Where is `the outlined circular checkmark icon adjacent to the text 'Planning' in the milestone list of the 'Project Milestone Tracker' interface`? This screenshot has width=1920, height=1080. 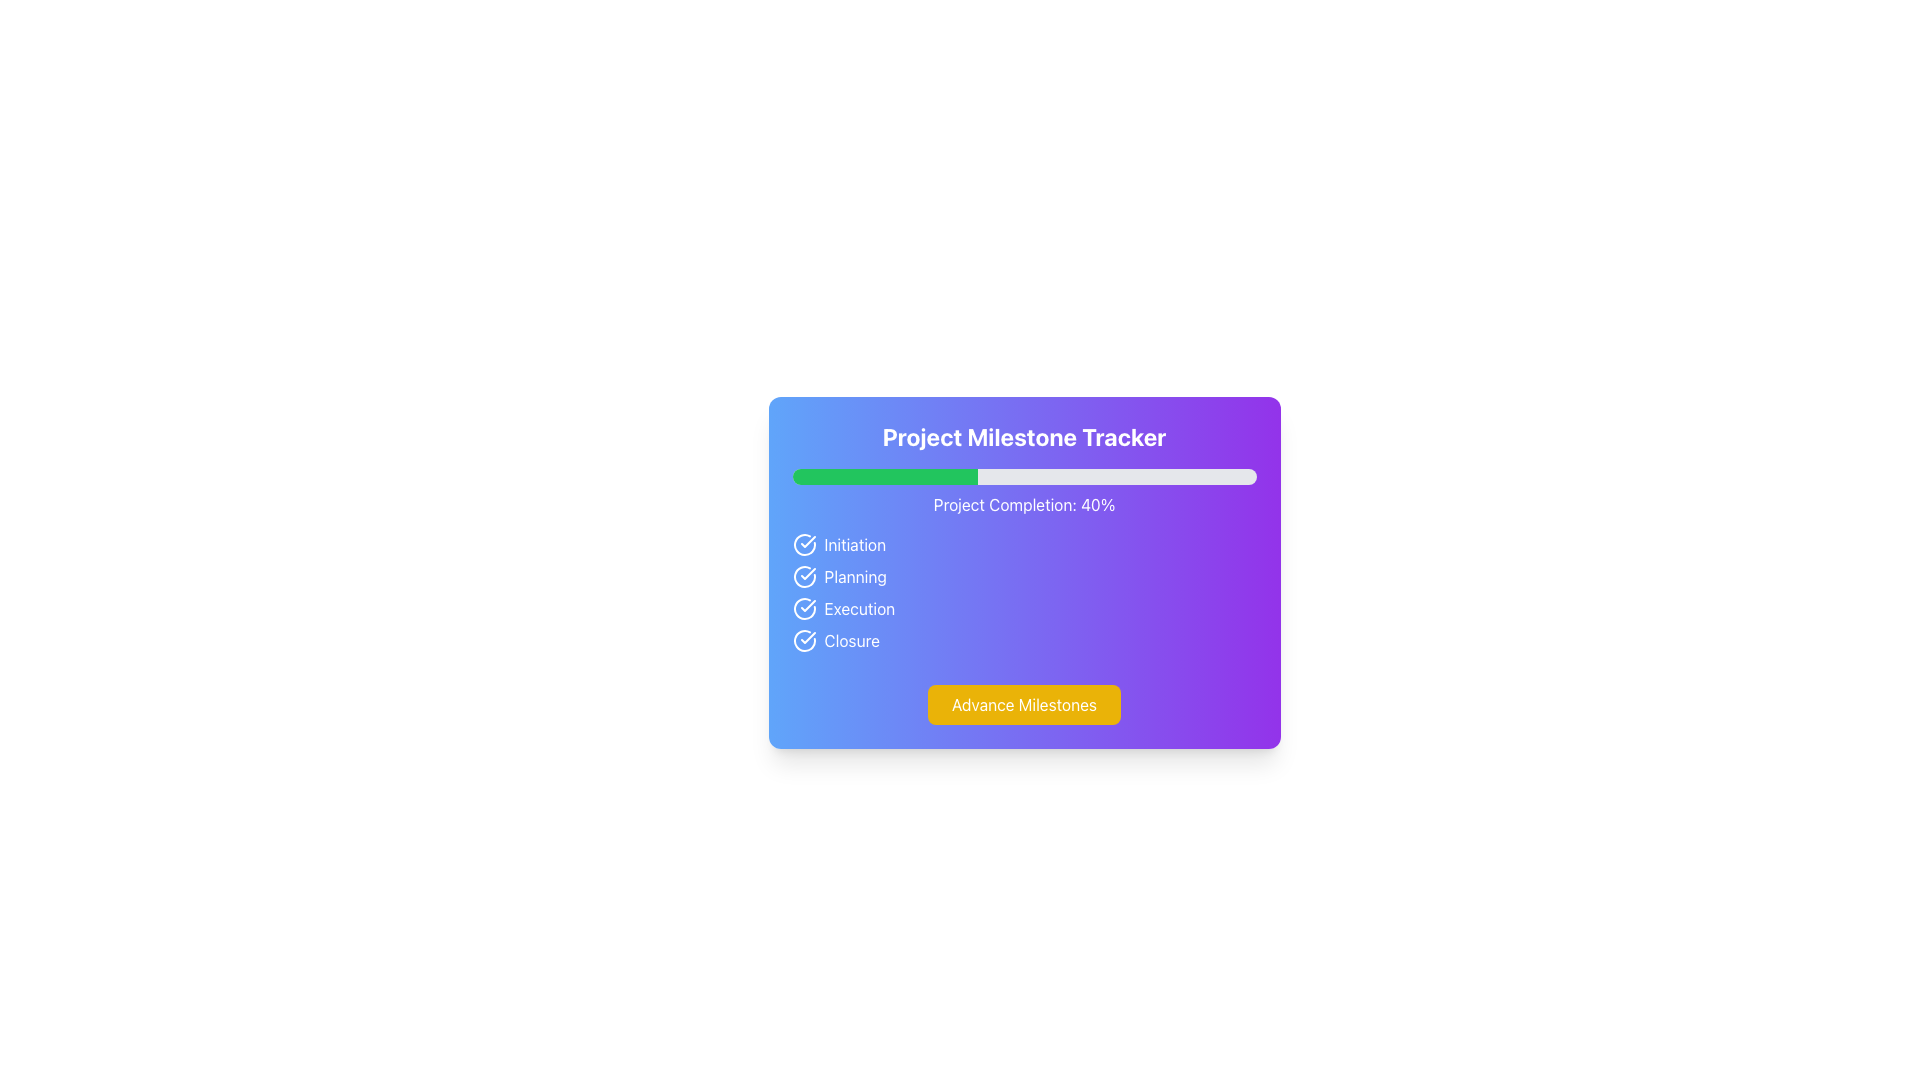 the outlined circular checkmark icon adjacent to the text 'Planning' in the milestone list of the 'Project Milestone Tracker' interface is located at coordinates (804, 577).